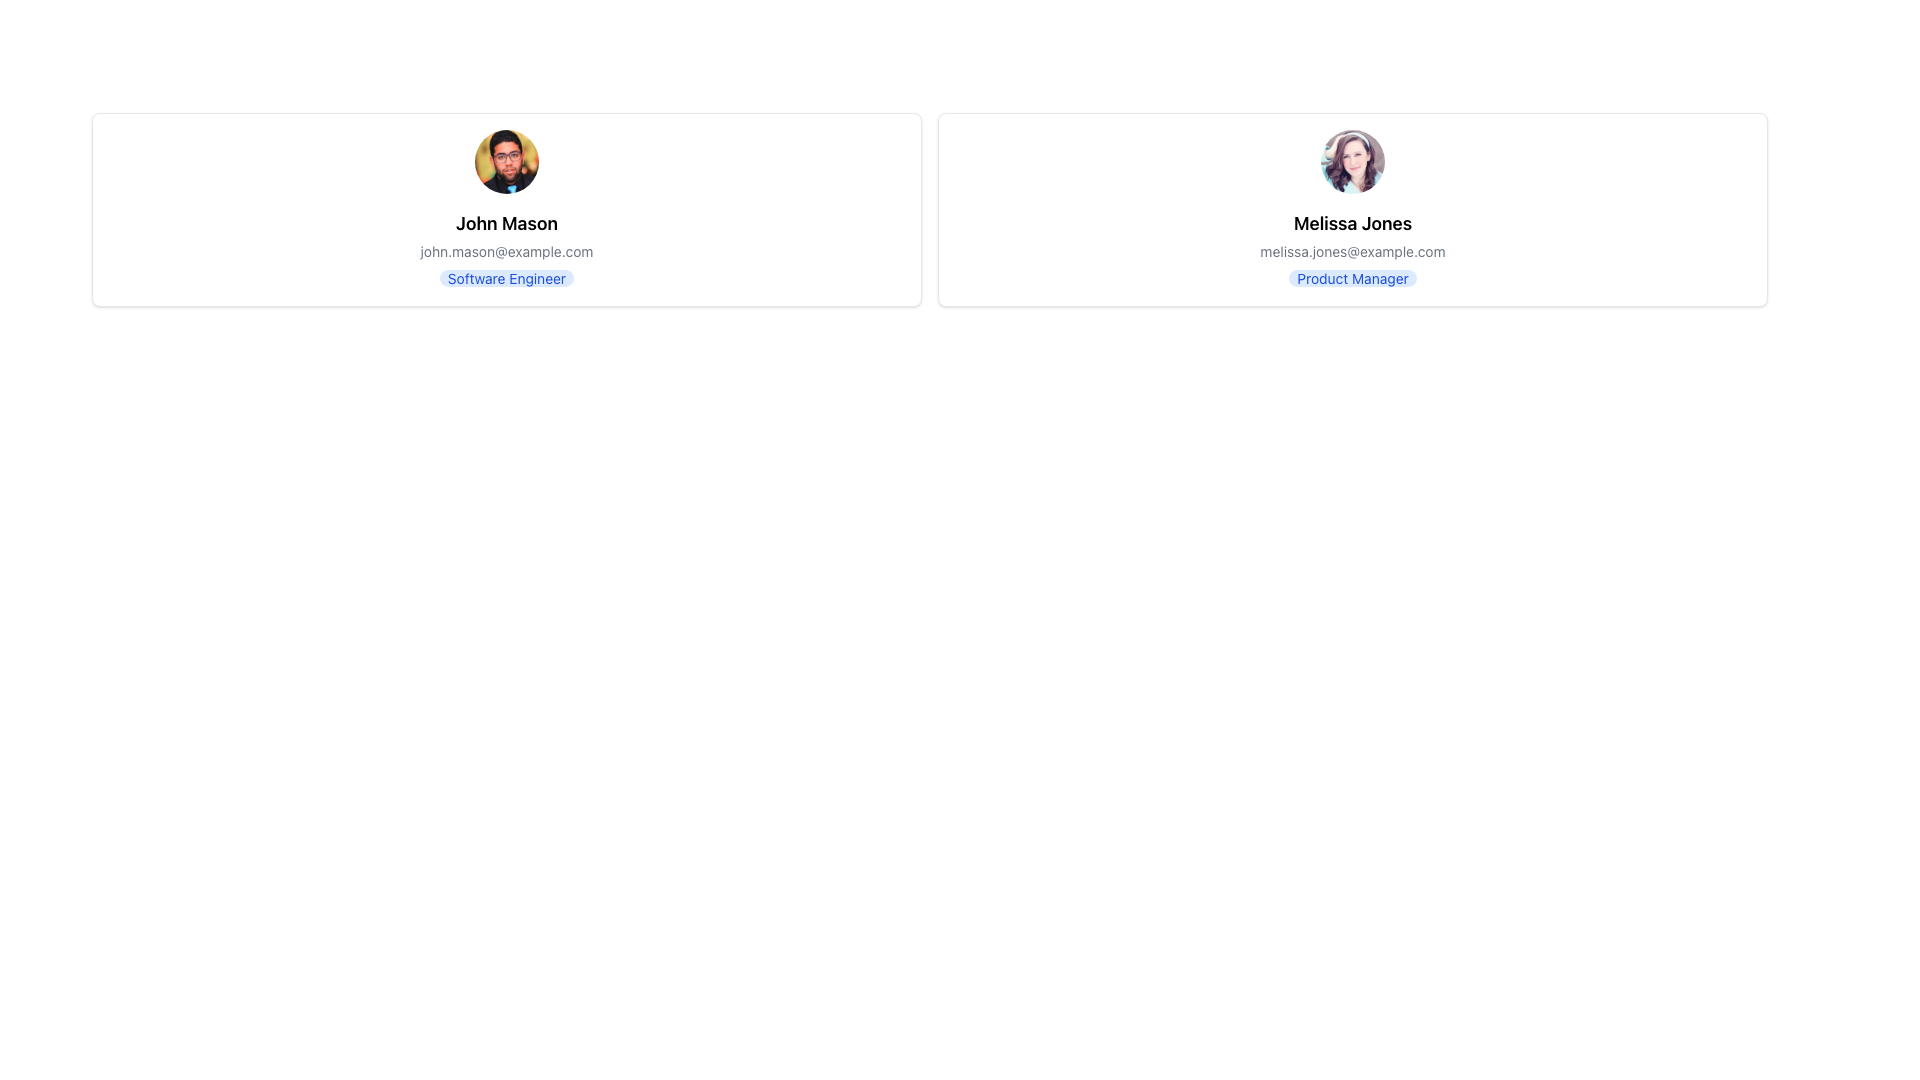 The image size is (1920, 1080). I want to click on the text label displaying the user's email address, positioned between the title 'John Mason' and the label 'Software Engineer', so click(507, 250).